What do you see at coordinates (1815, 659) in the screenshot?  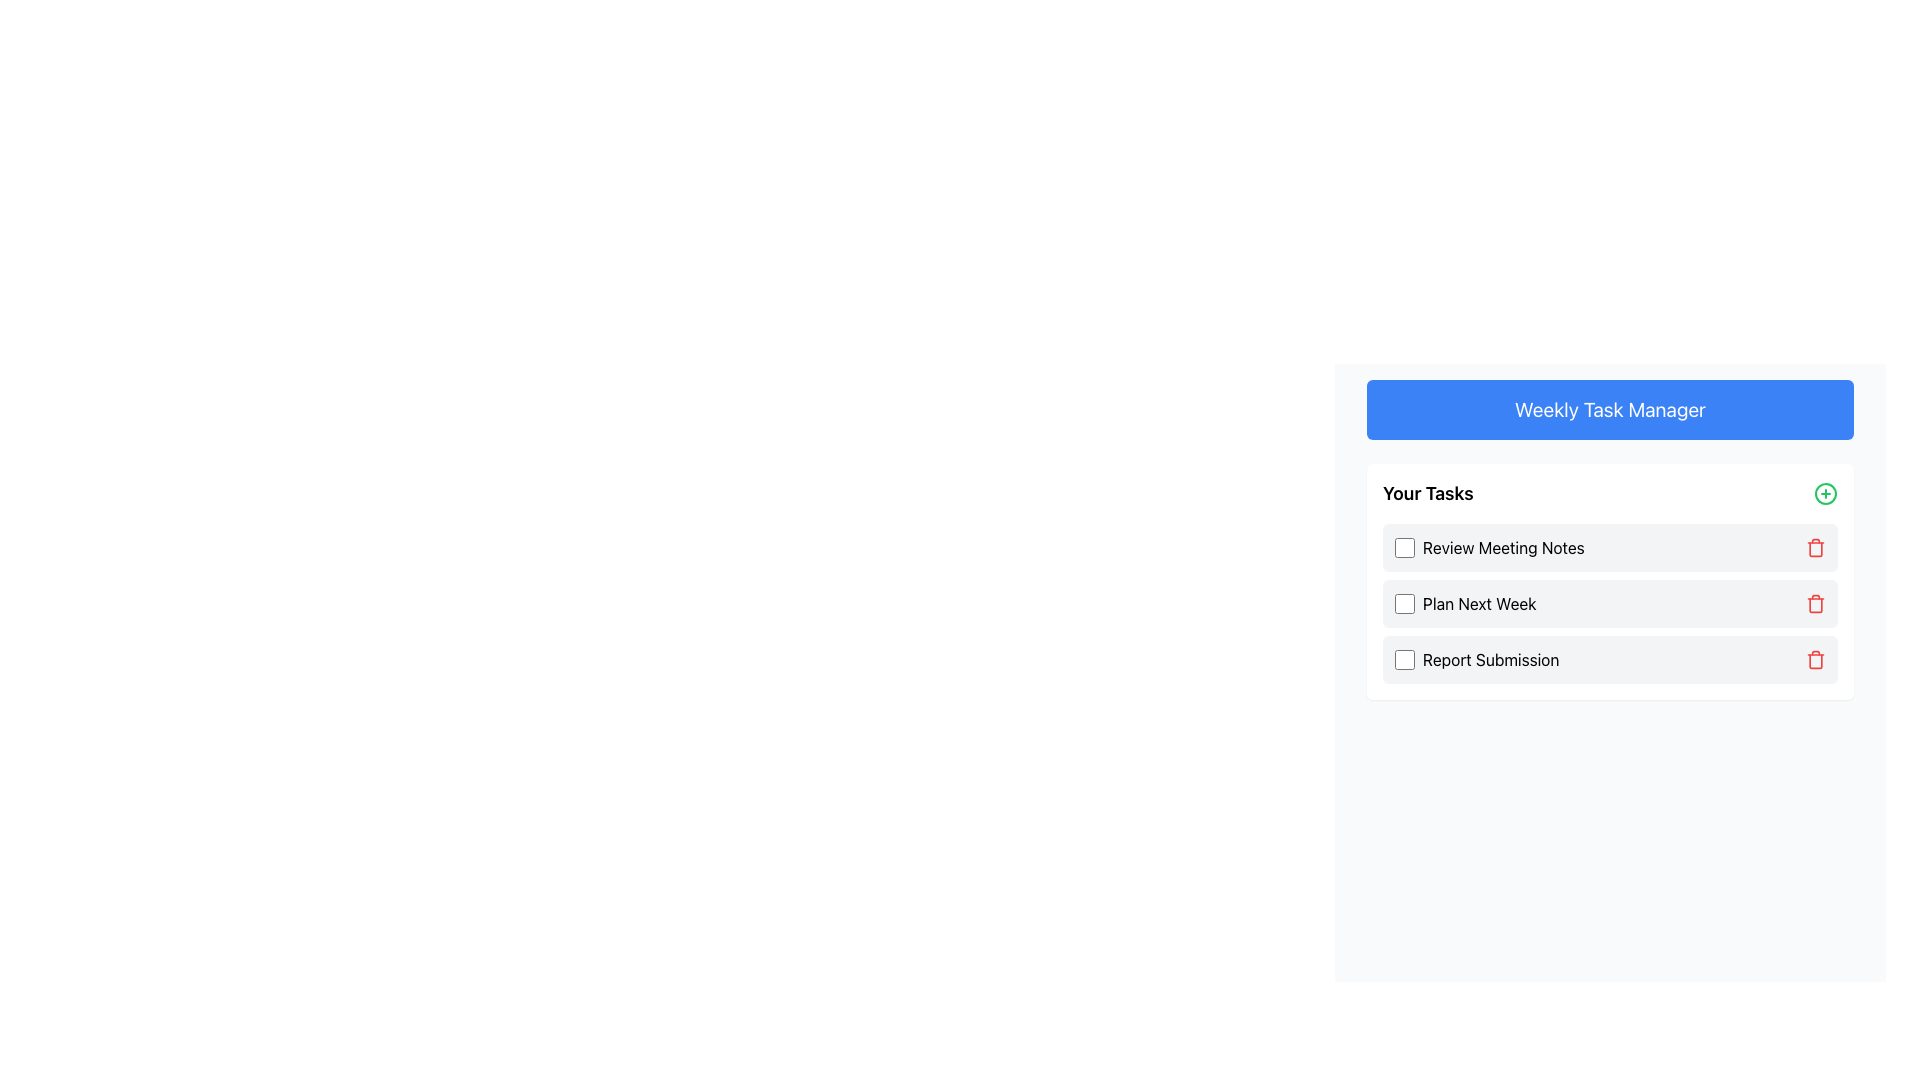 I see `the delete icon button located at the far-right end of the 'Report Submission' task item in the 'Your Tasks' list` at bounding box center [1815, 659].